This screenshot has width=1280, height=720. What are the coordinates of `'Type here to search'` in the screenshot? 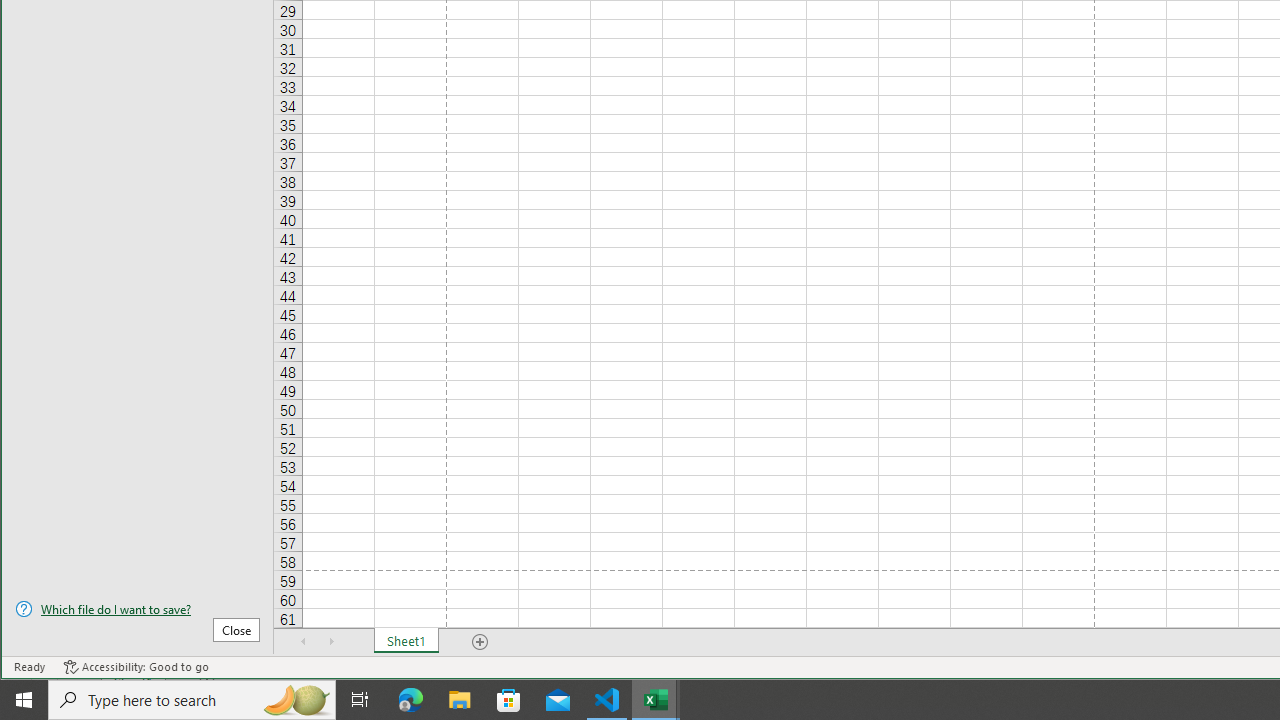 It's located at (192, 698).